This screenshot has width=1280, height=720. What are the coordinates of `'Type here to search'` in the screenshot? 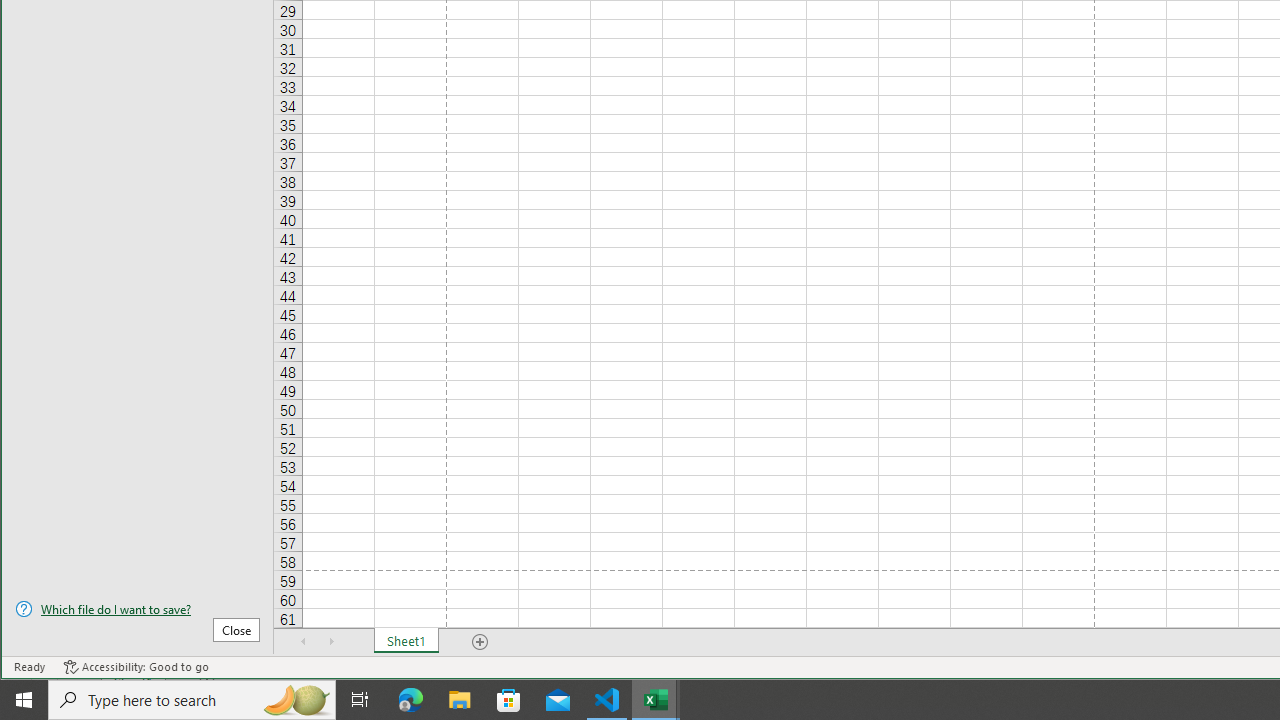 It's located at (192, 698).